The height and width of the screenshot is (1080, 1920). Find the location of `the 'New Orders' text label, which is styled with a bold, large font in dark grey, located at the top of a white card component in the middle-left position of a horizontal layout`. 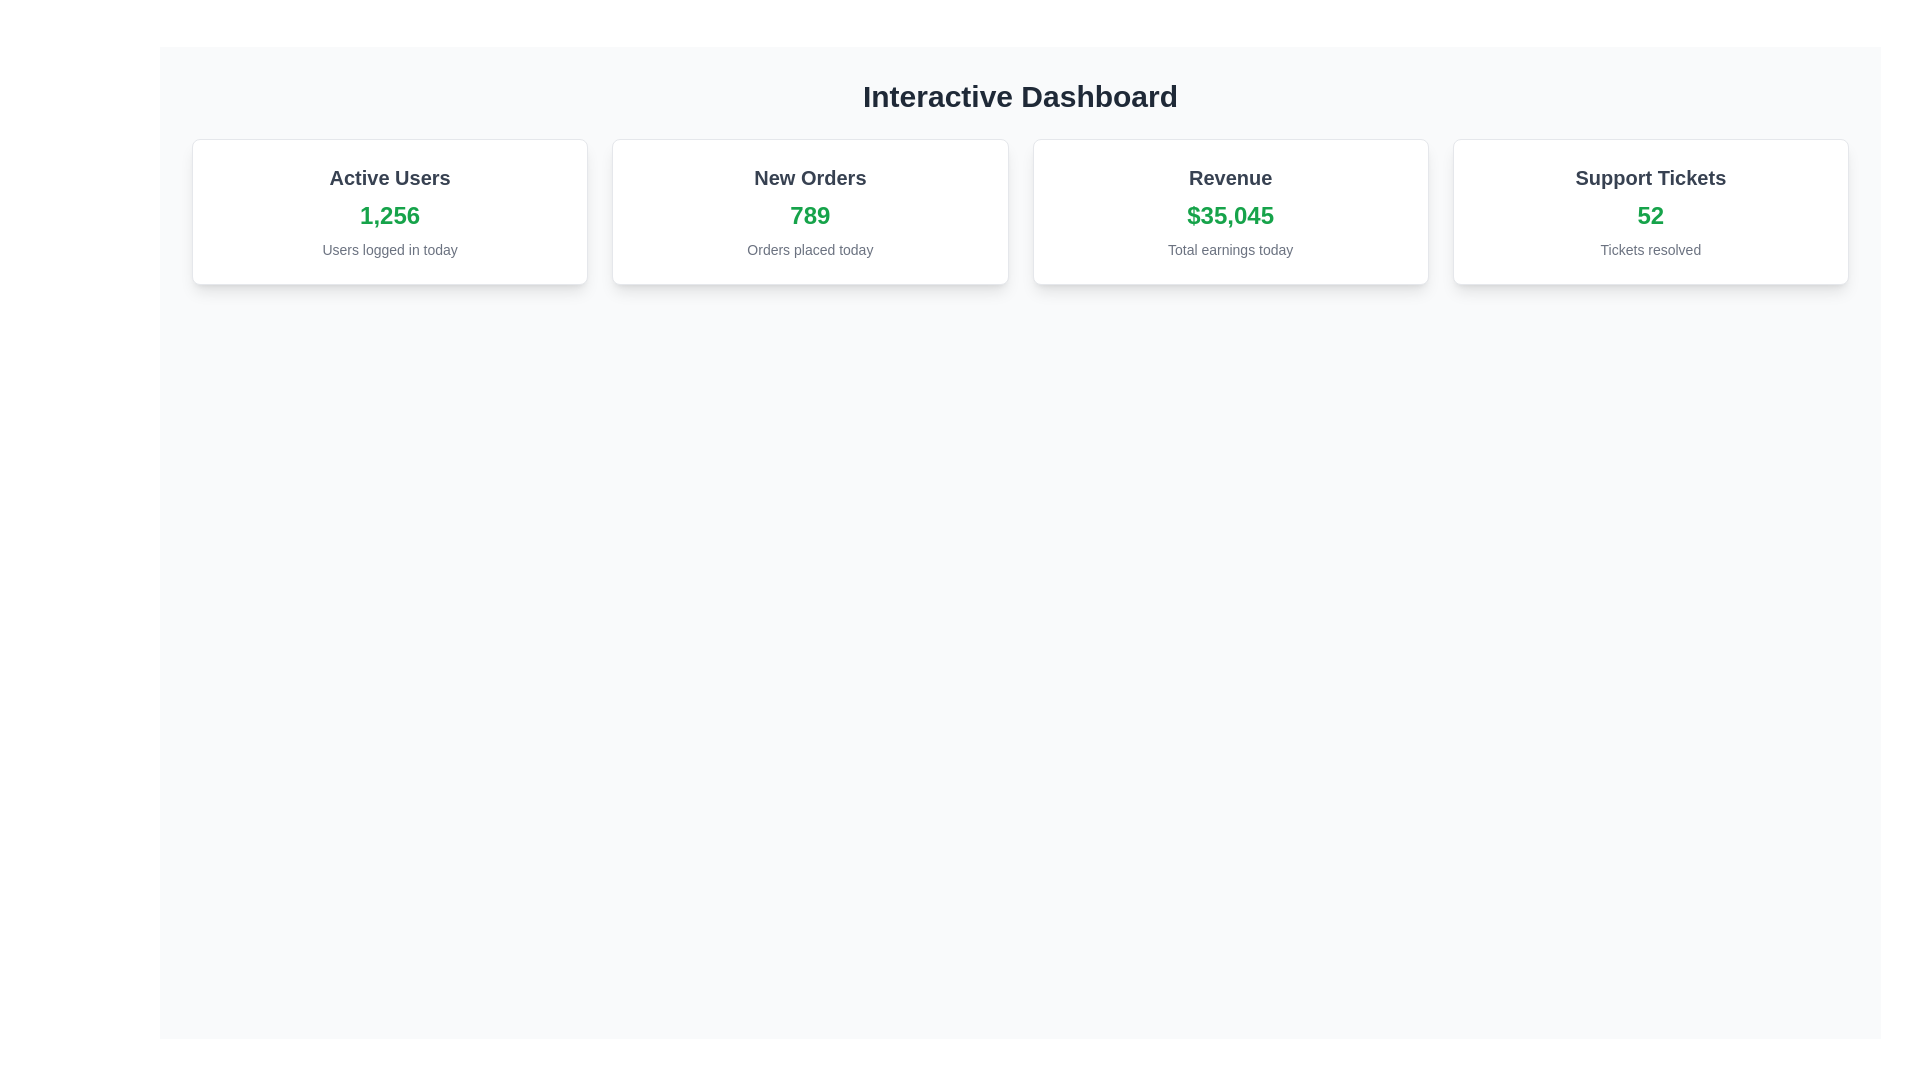

the 'New Orders' text label, which is styled with a bold, large font in dark grey, located at the top of a white card component in the middle-left position of a horizontal layout is located at coordinates (810, 176).